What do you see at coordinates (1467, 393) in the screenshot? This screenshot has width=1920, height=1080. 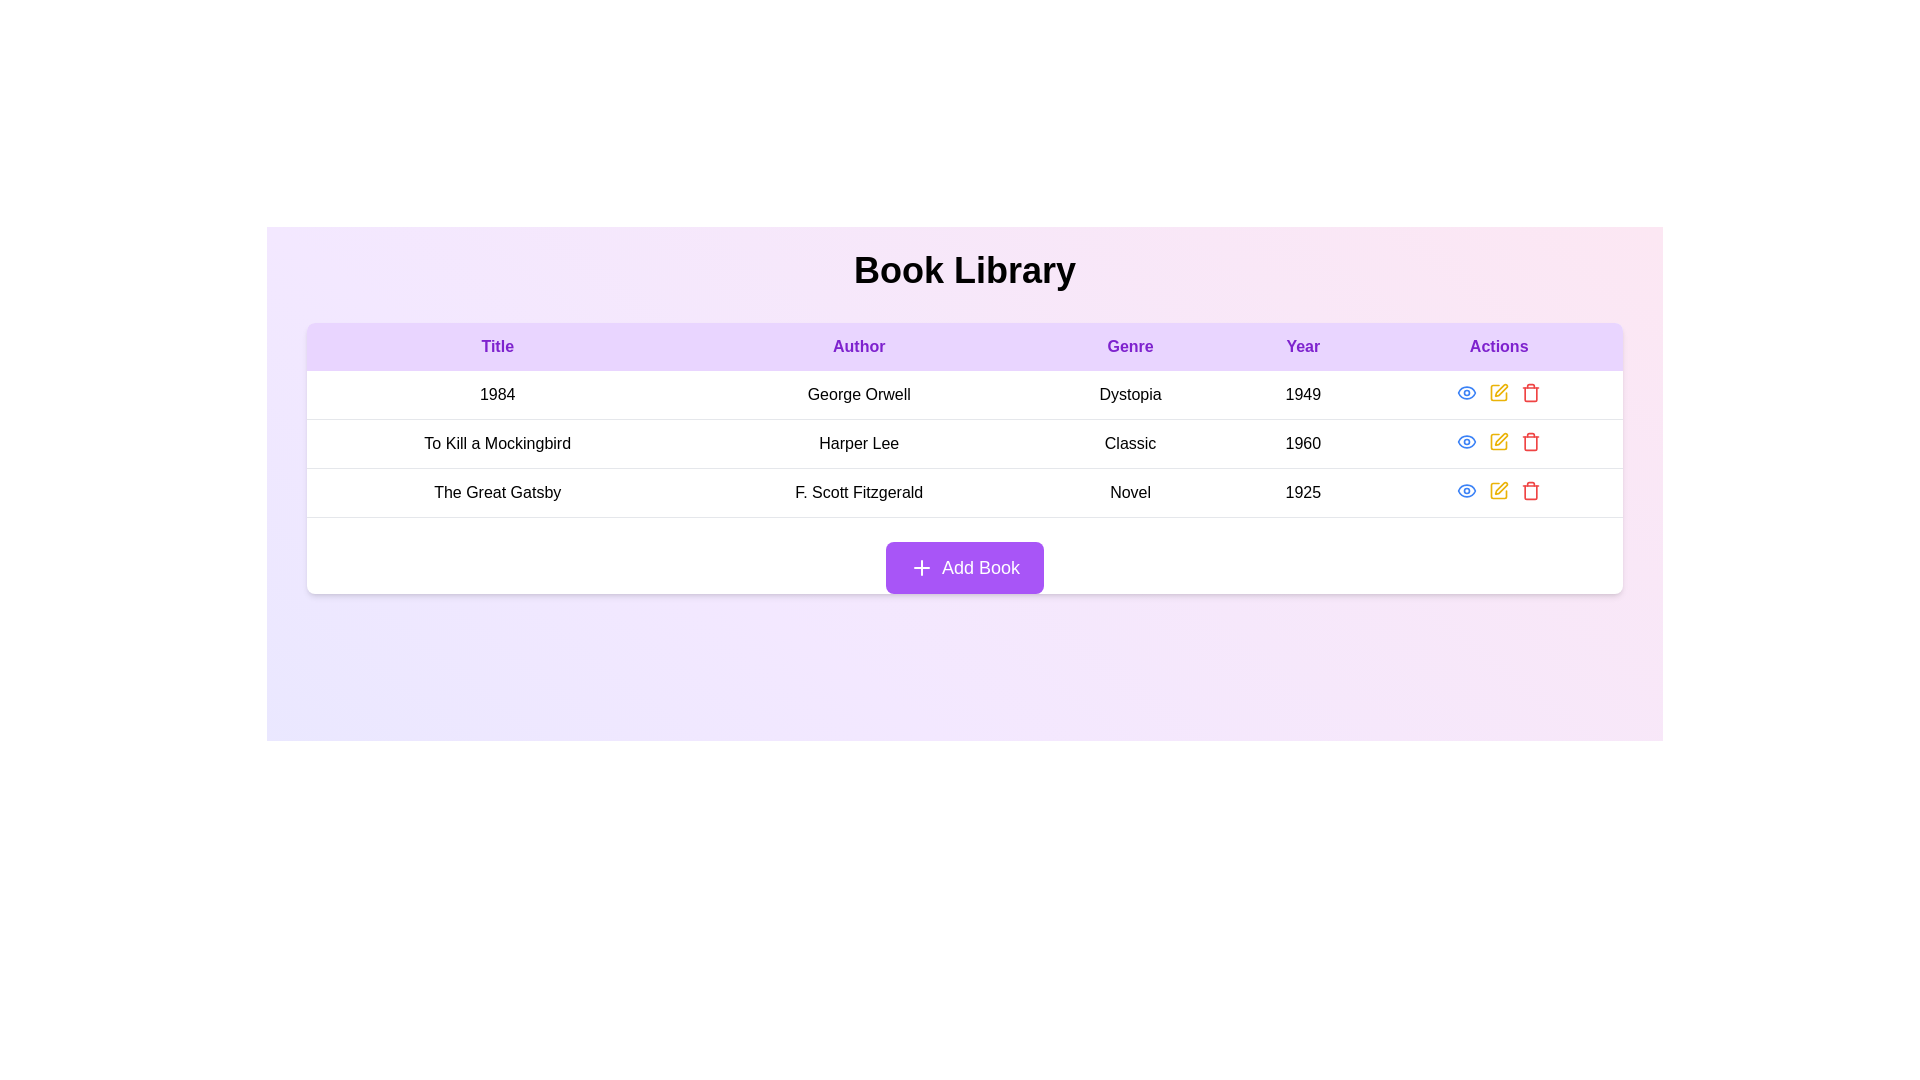 I see `the first icon button in the 'Actions' column of the table` at bounding box center [1467, 393].